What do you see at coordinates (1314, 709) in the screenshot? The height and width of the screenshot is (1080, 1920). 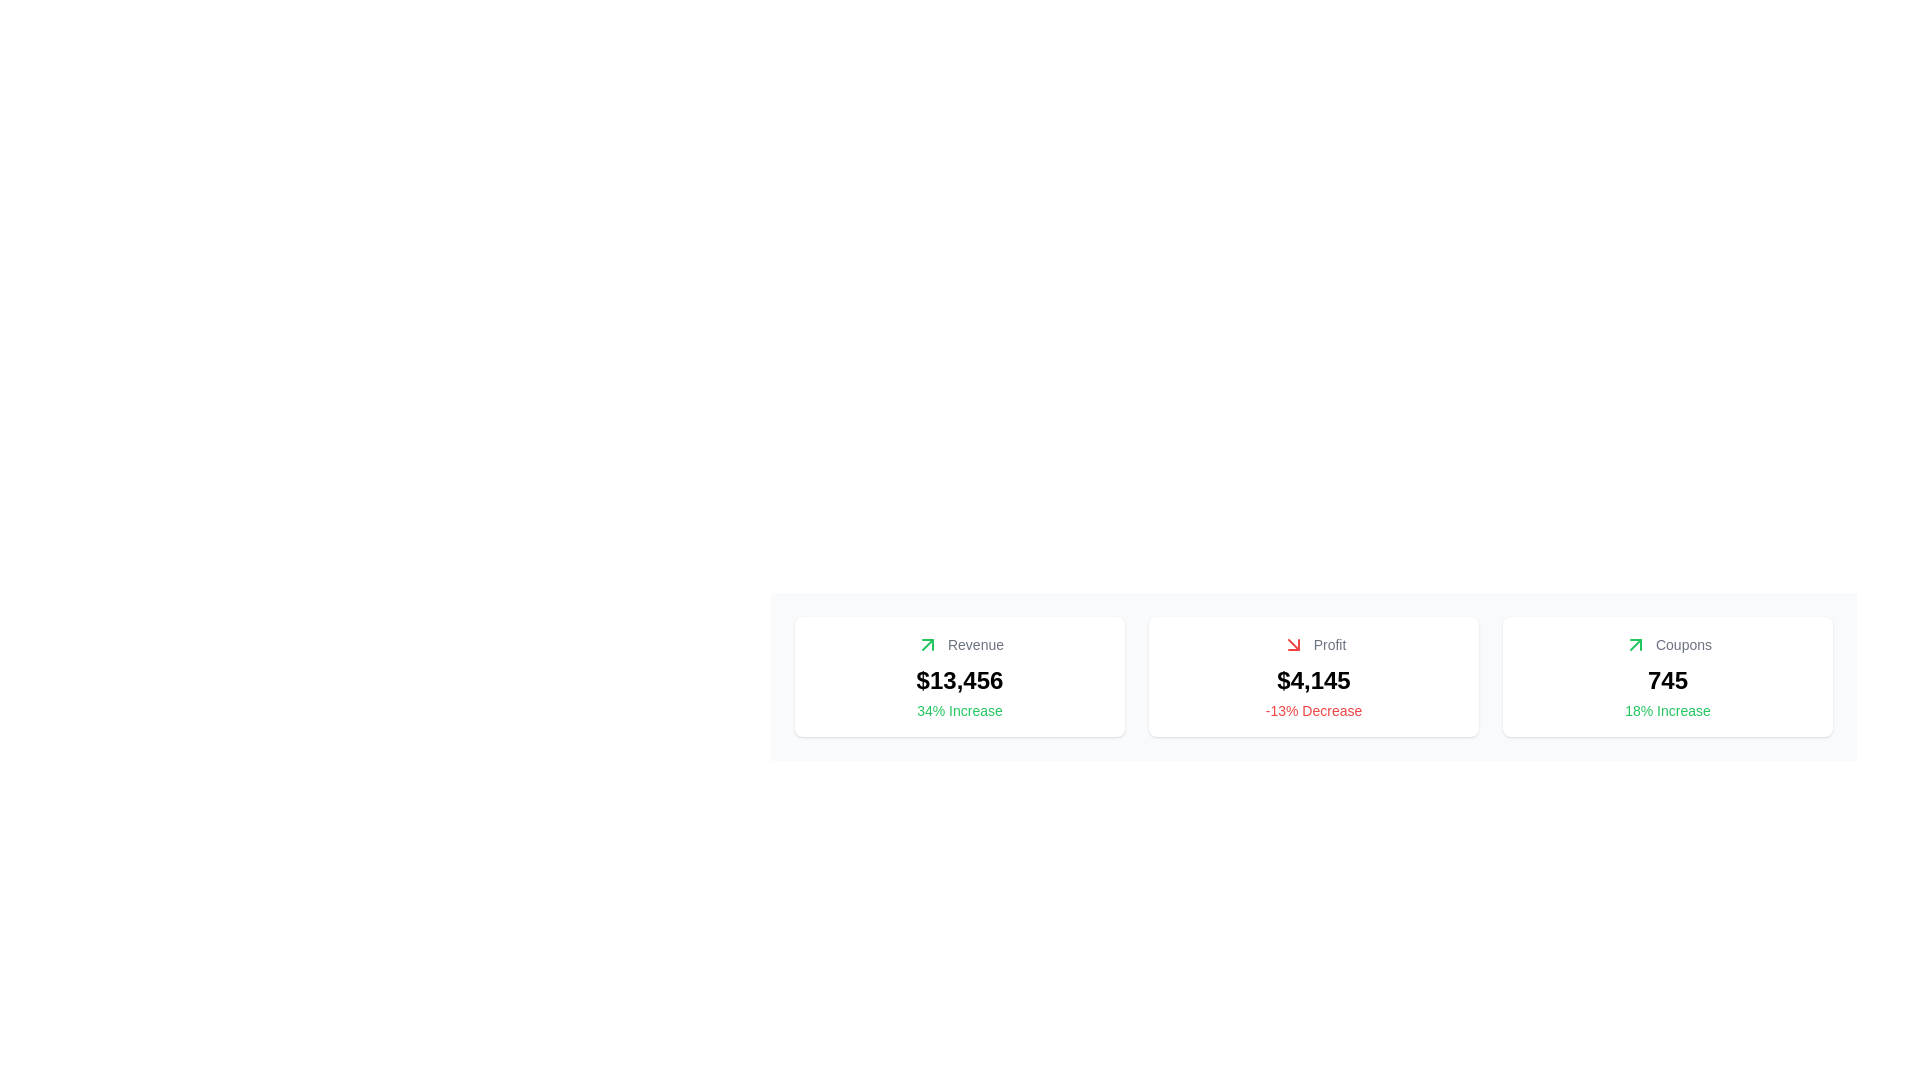 I see `the text label indicating a 13% decrease, which is located below the '$4,145' text in the bottom section of the middle card labeled 'Profit'` at bounding box center [1314, 709].